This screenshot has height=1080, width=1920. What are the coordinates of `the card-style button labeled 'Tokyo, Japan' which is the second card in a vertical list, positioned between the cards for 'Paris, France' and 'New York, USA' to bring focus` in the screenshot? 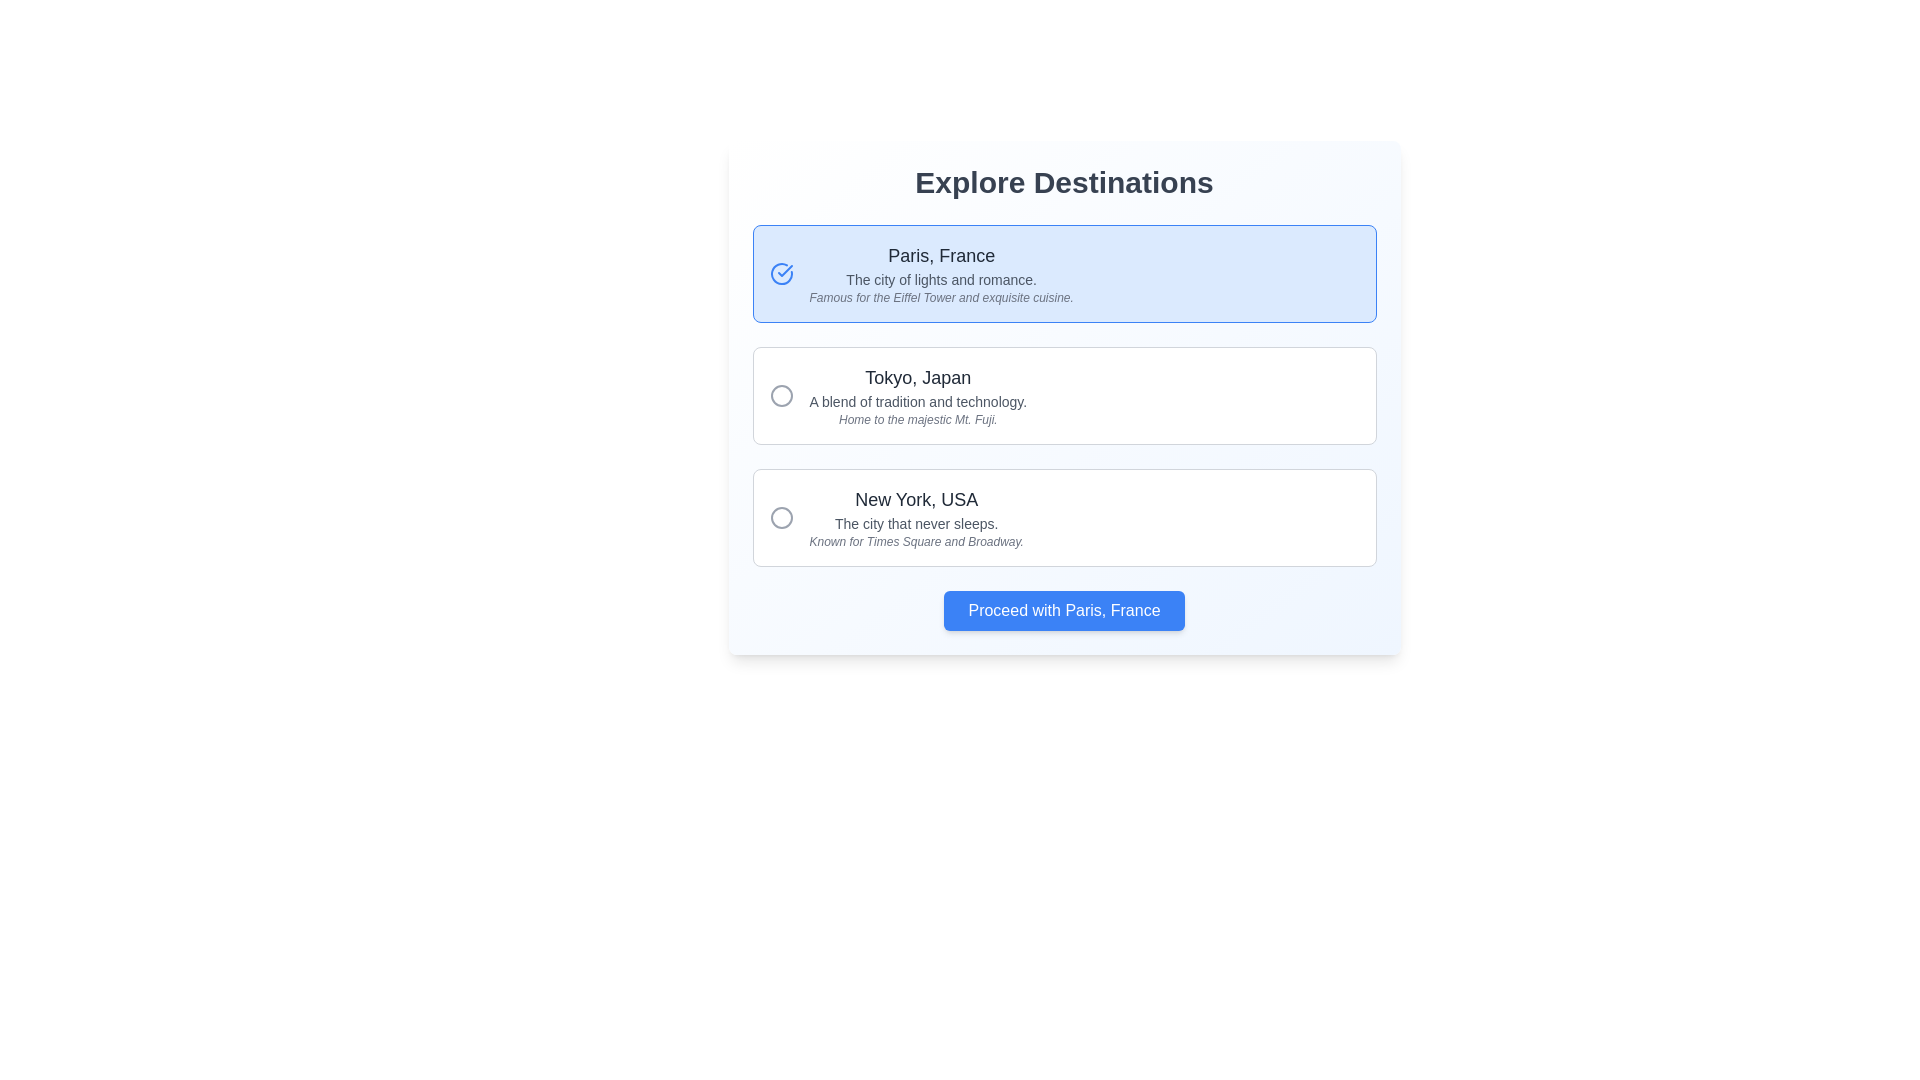 It's located at (1063, 396).